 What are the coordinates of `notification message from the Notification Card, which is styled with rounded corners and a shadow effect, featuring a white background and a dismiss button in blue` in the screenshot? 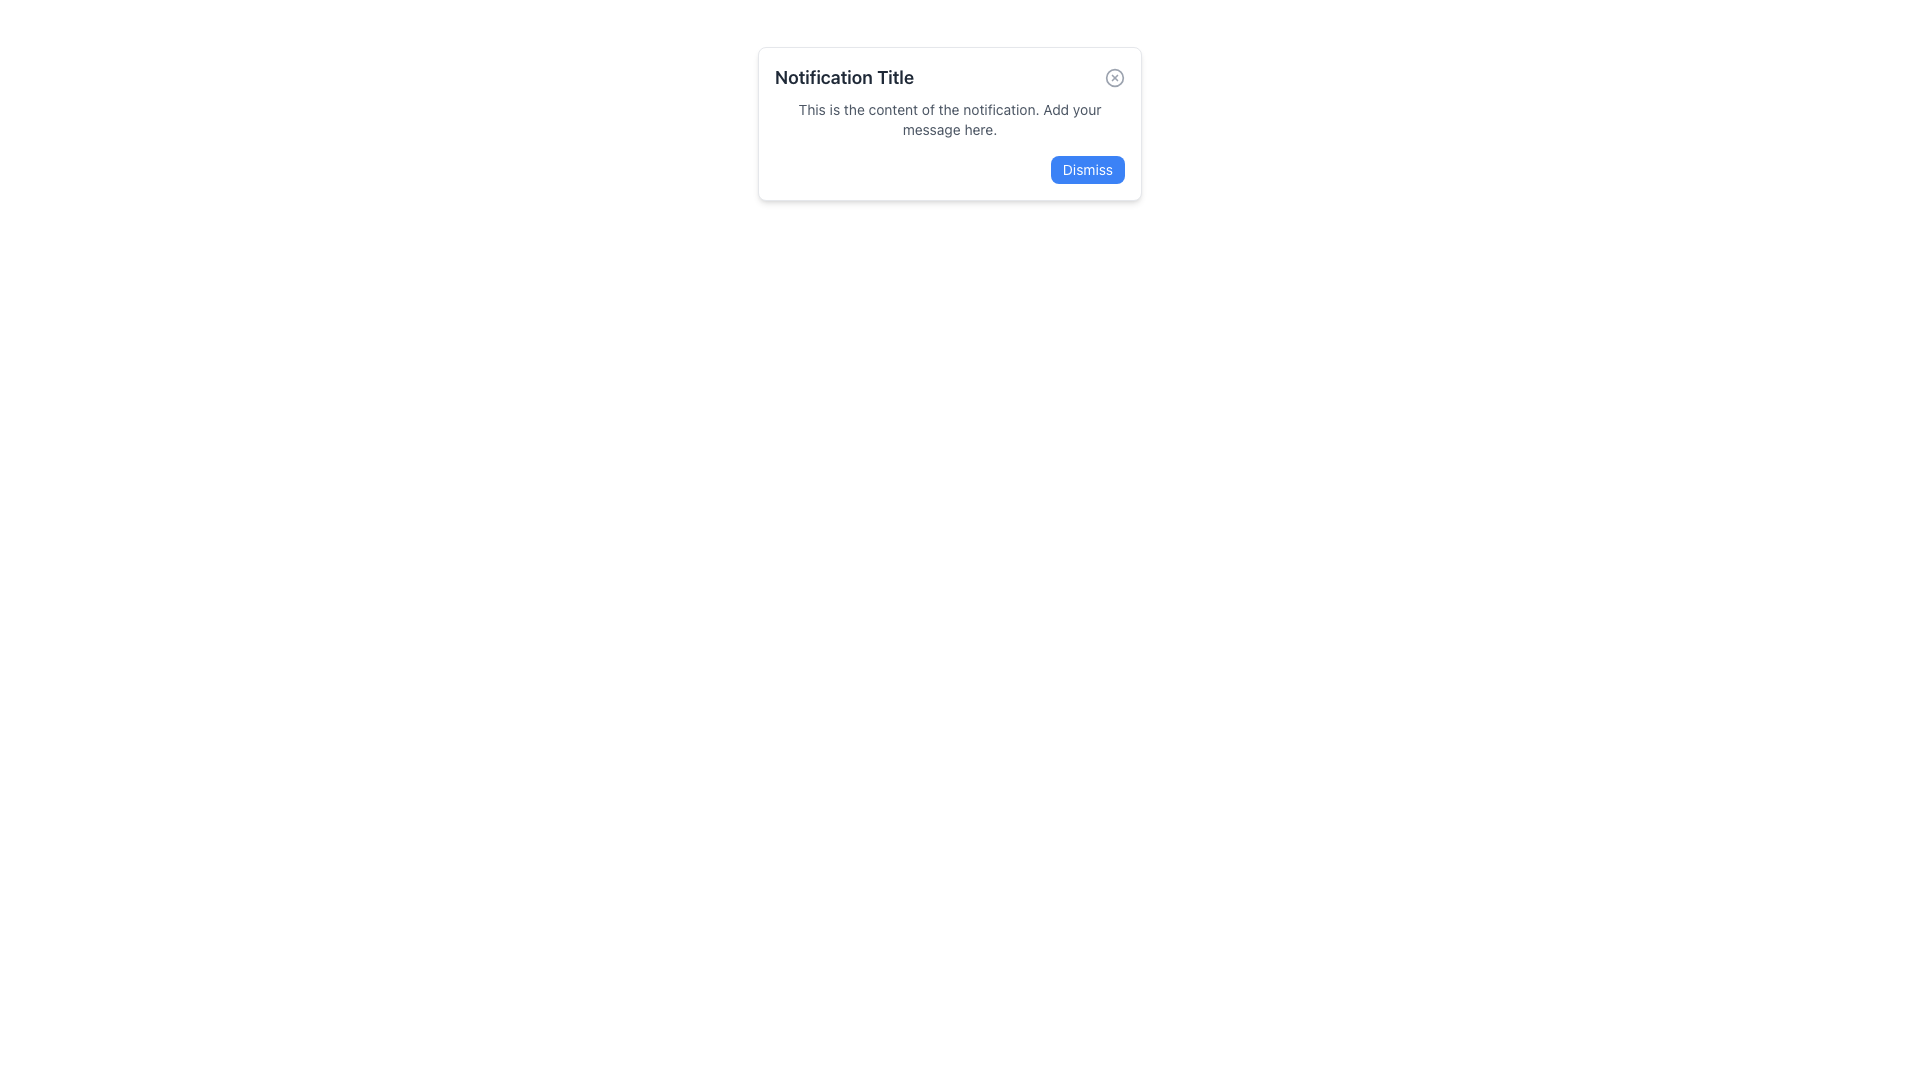 It's located at (949, 123).